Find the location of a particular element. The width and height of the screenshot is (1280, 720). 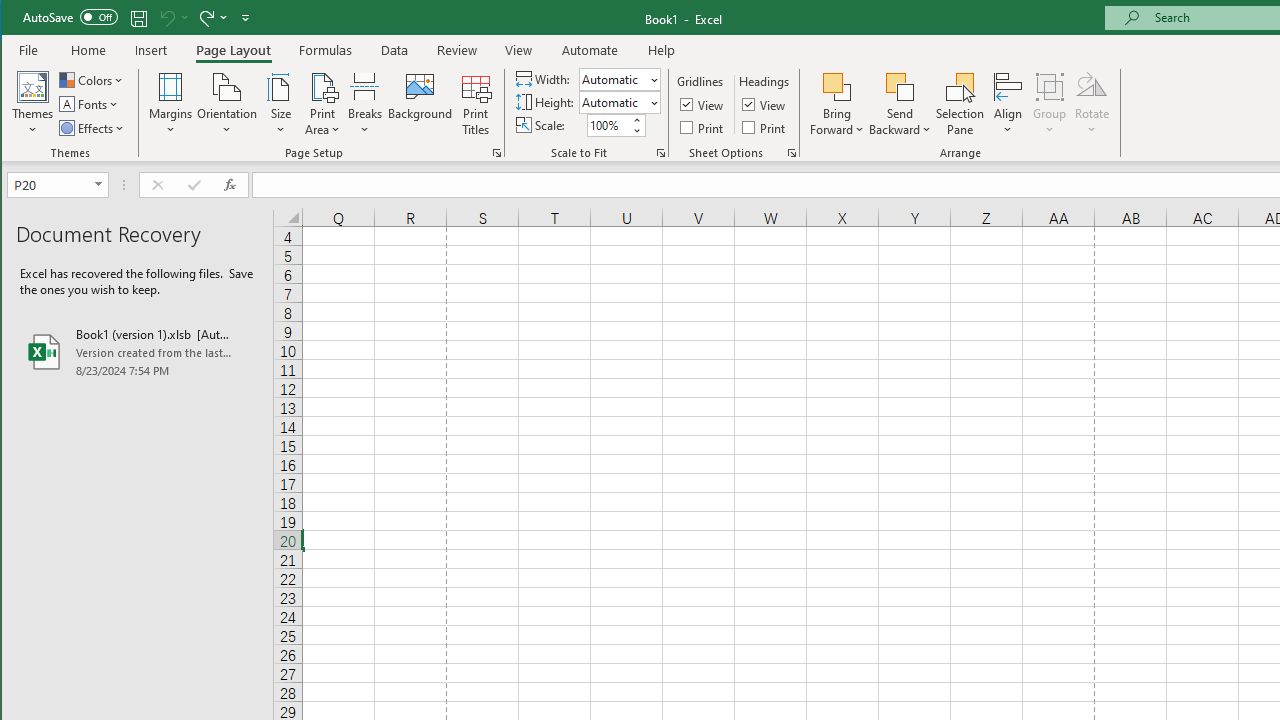

'Customize Quick Access Toolbar' is located at coordinates (244, 17).